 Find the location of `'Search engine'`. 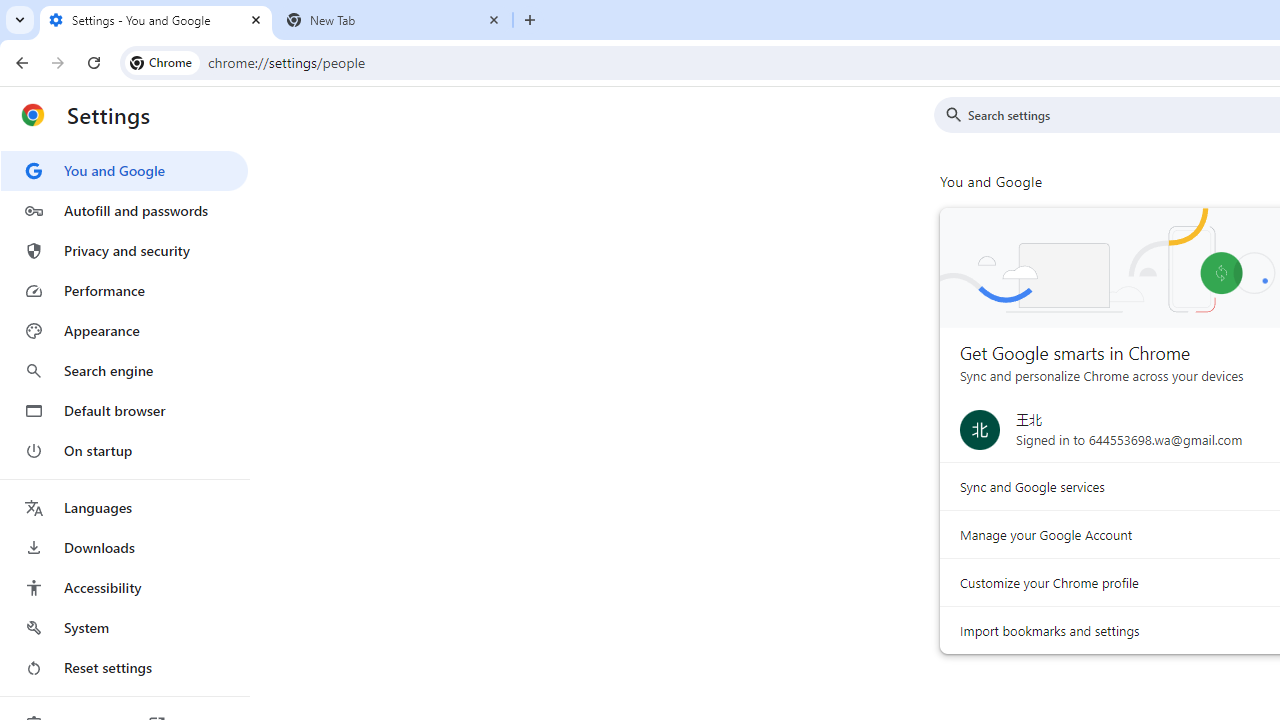

'Search engine' is located at coordinates (123, 371).